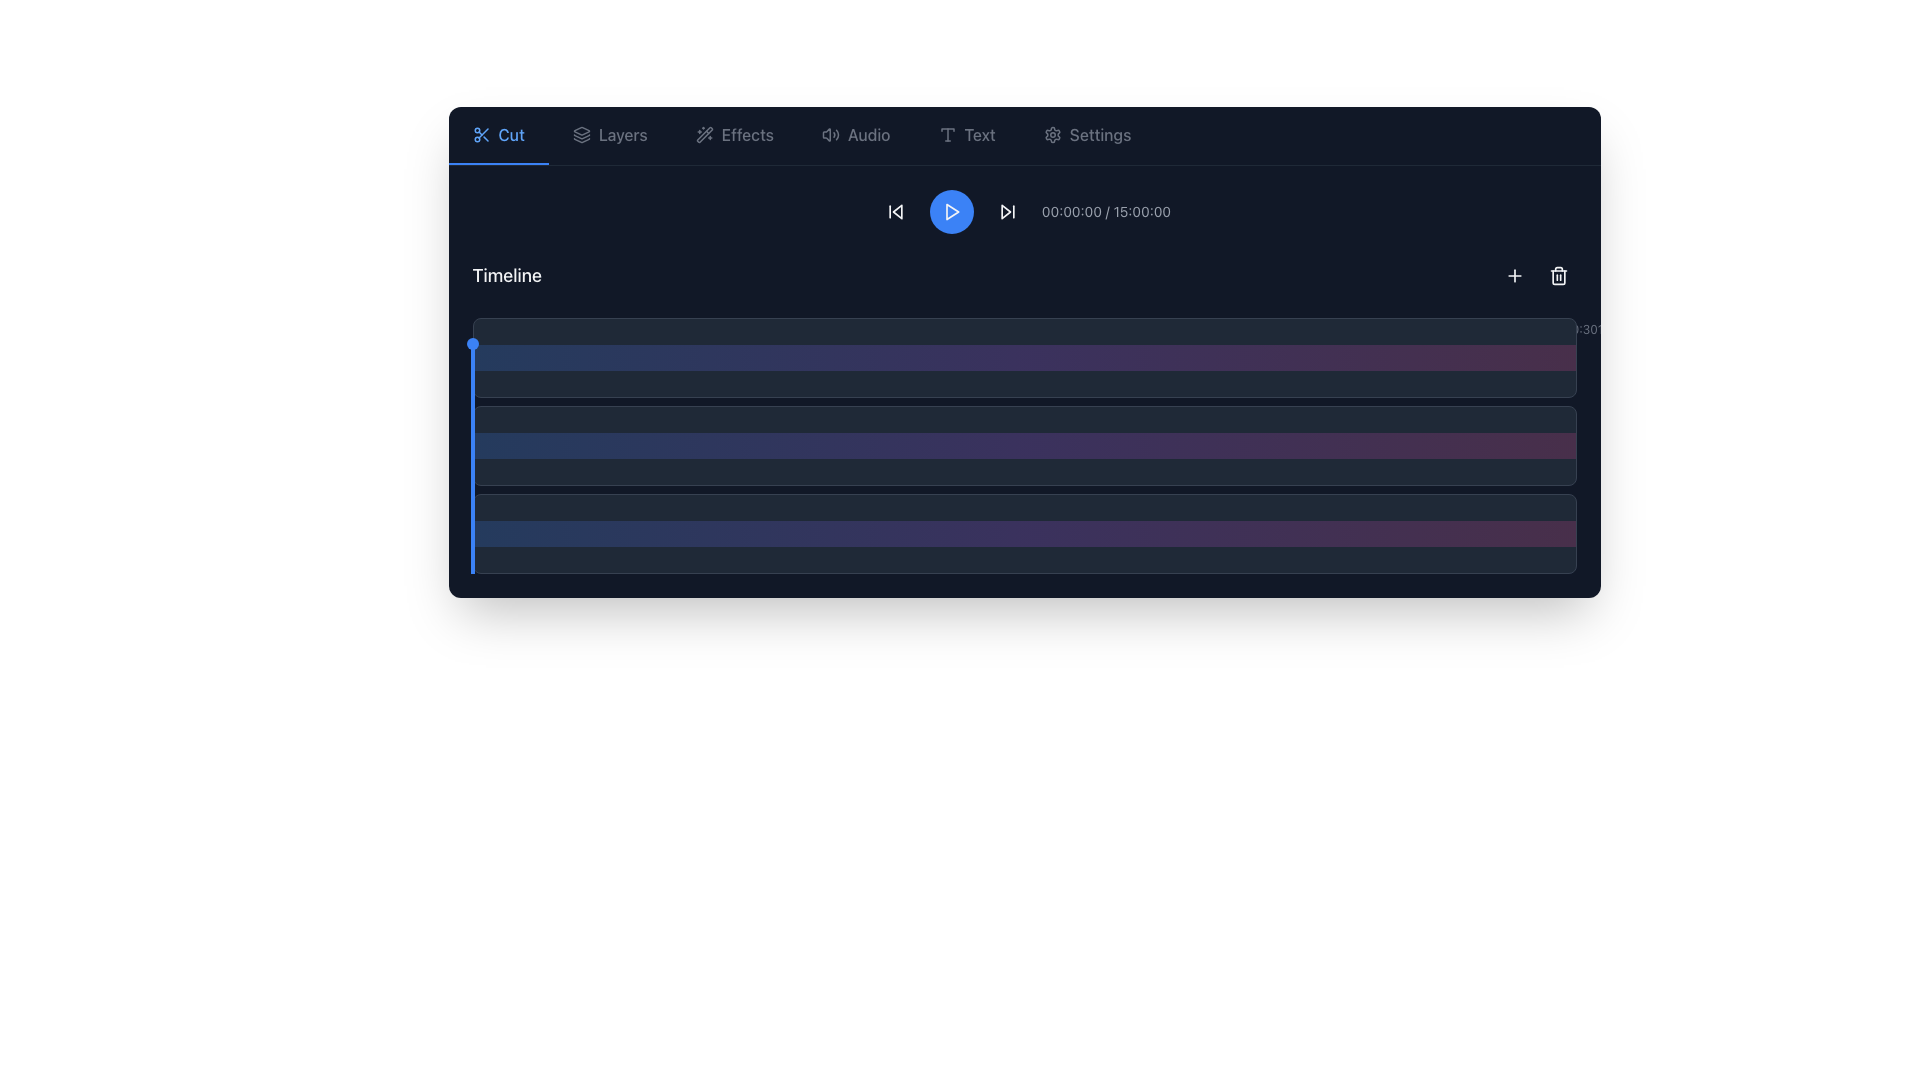  Describe the element at coordinates (1107, 329) in the screenshot. I see `the time marker text element located at the center of the timeline, specifically the 25th element in the sequence, positioned between '5:45' and '6:15'` at that location.